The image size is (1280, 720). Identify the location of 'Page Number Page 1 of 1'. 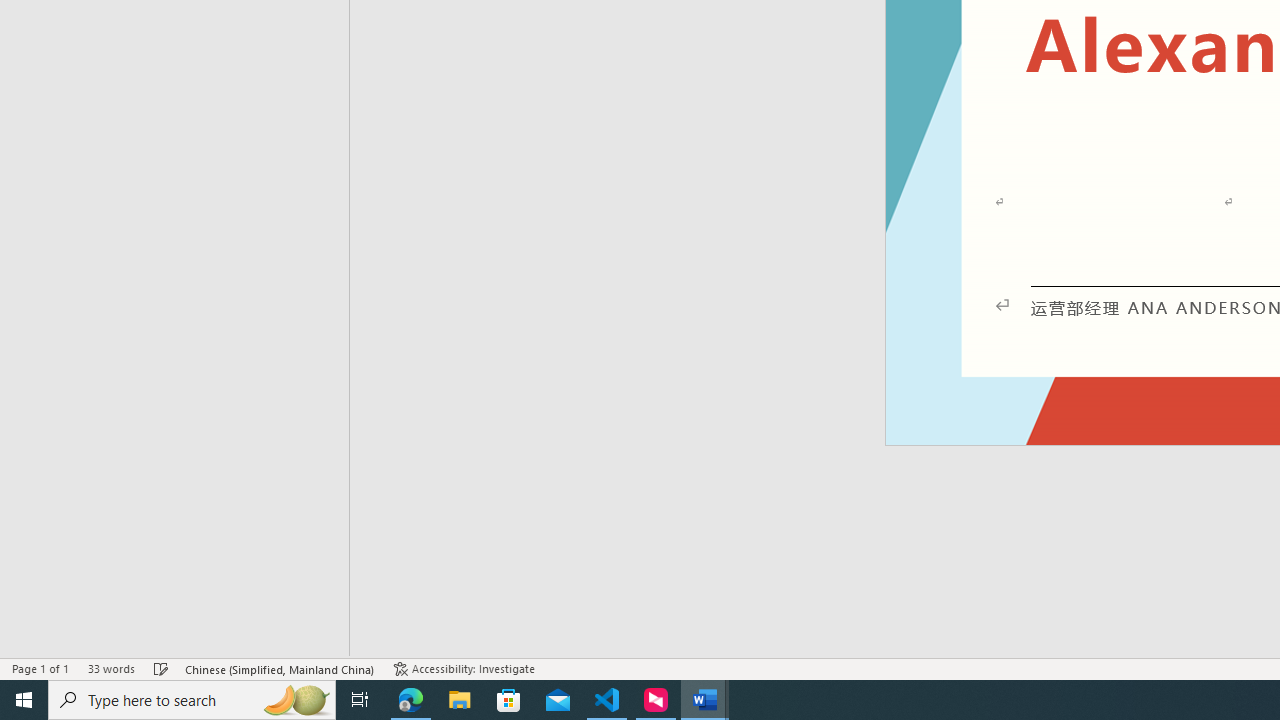
(40, 669).